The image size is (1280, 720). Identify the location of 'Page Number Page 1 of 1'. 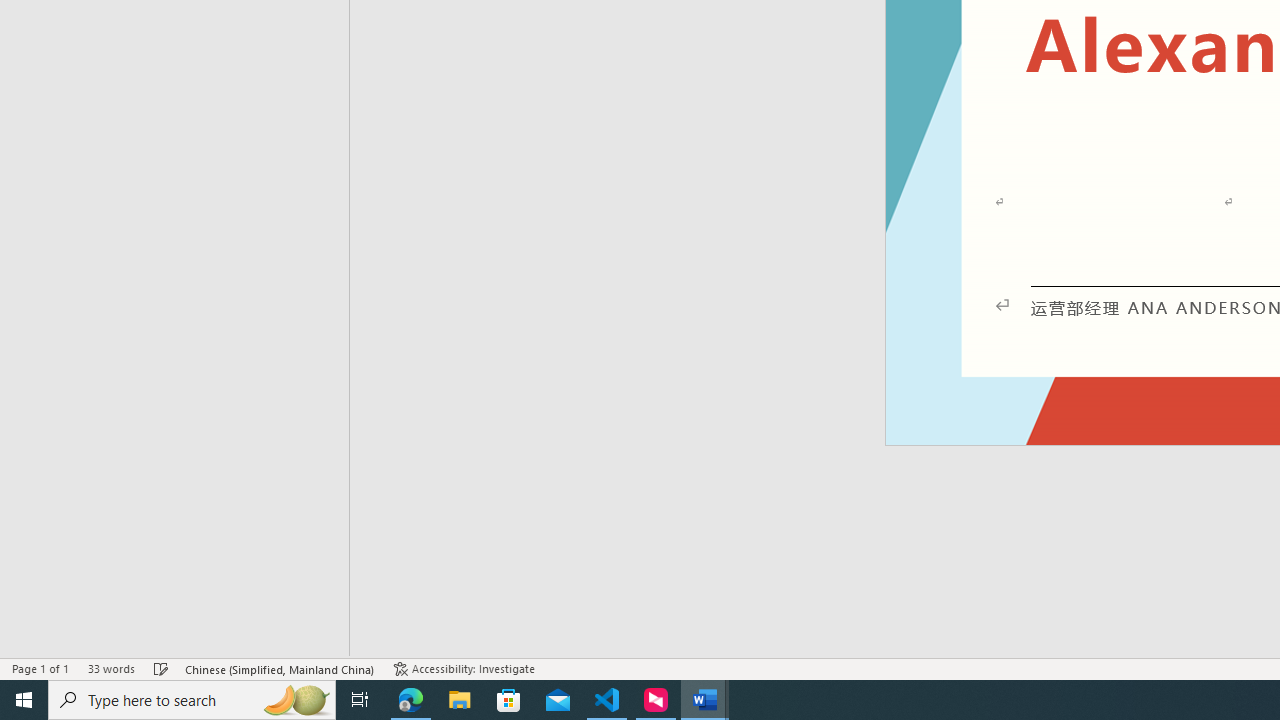
(40, 669).